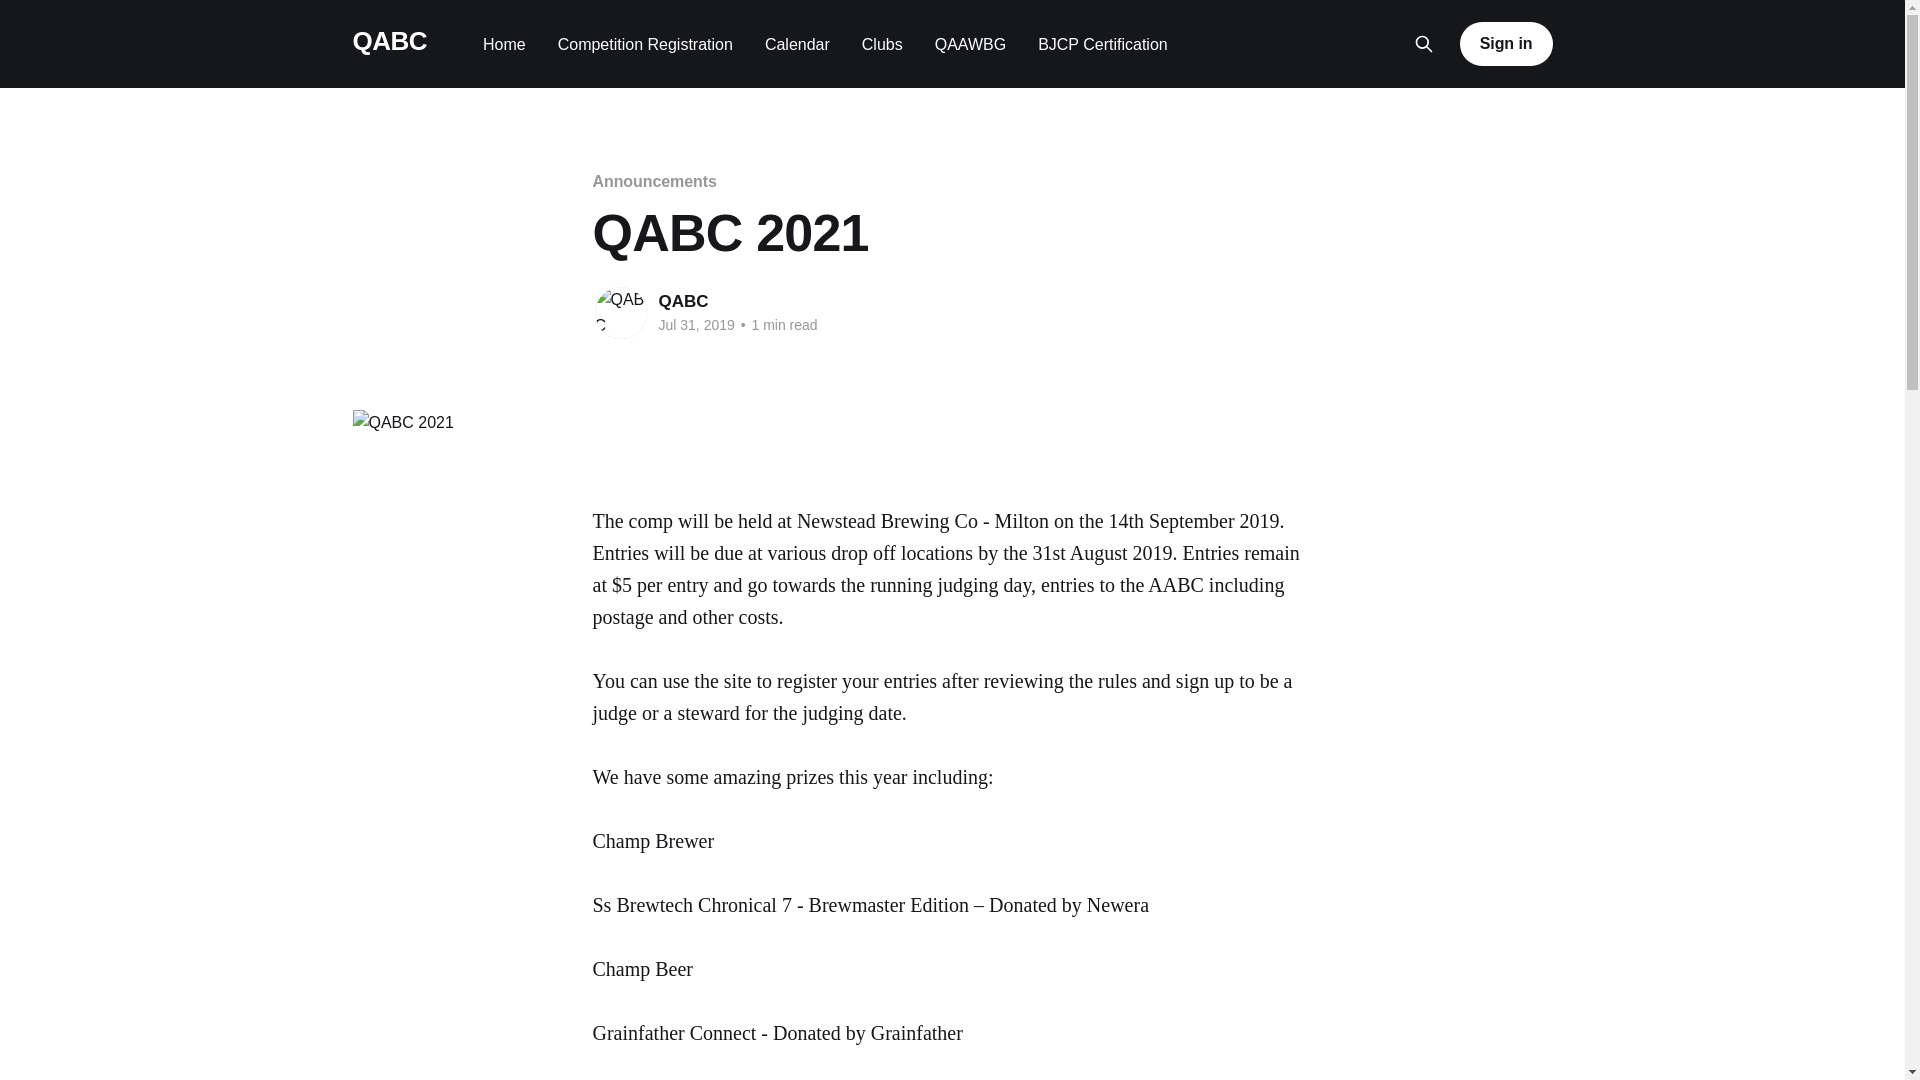 The width and height of the screenshot is (1920, 1080). Describe the element at coordinates (881, 44) in the screenshot. I see `'Clubs'` at that location.